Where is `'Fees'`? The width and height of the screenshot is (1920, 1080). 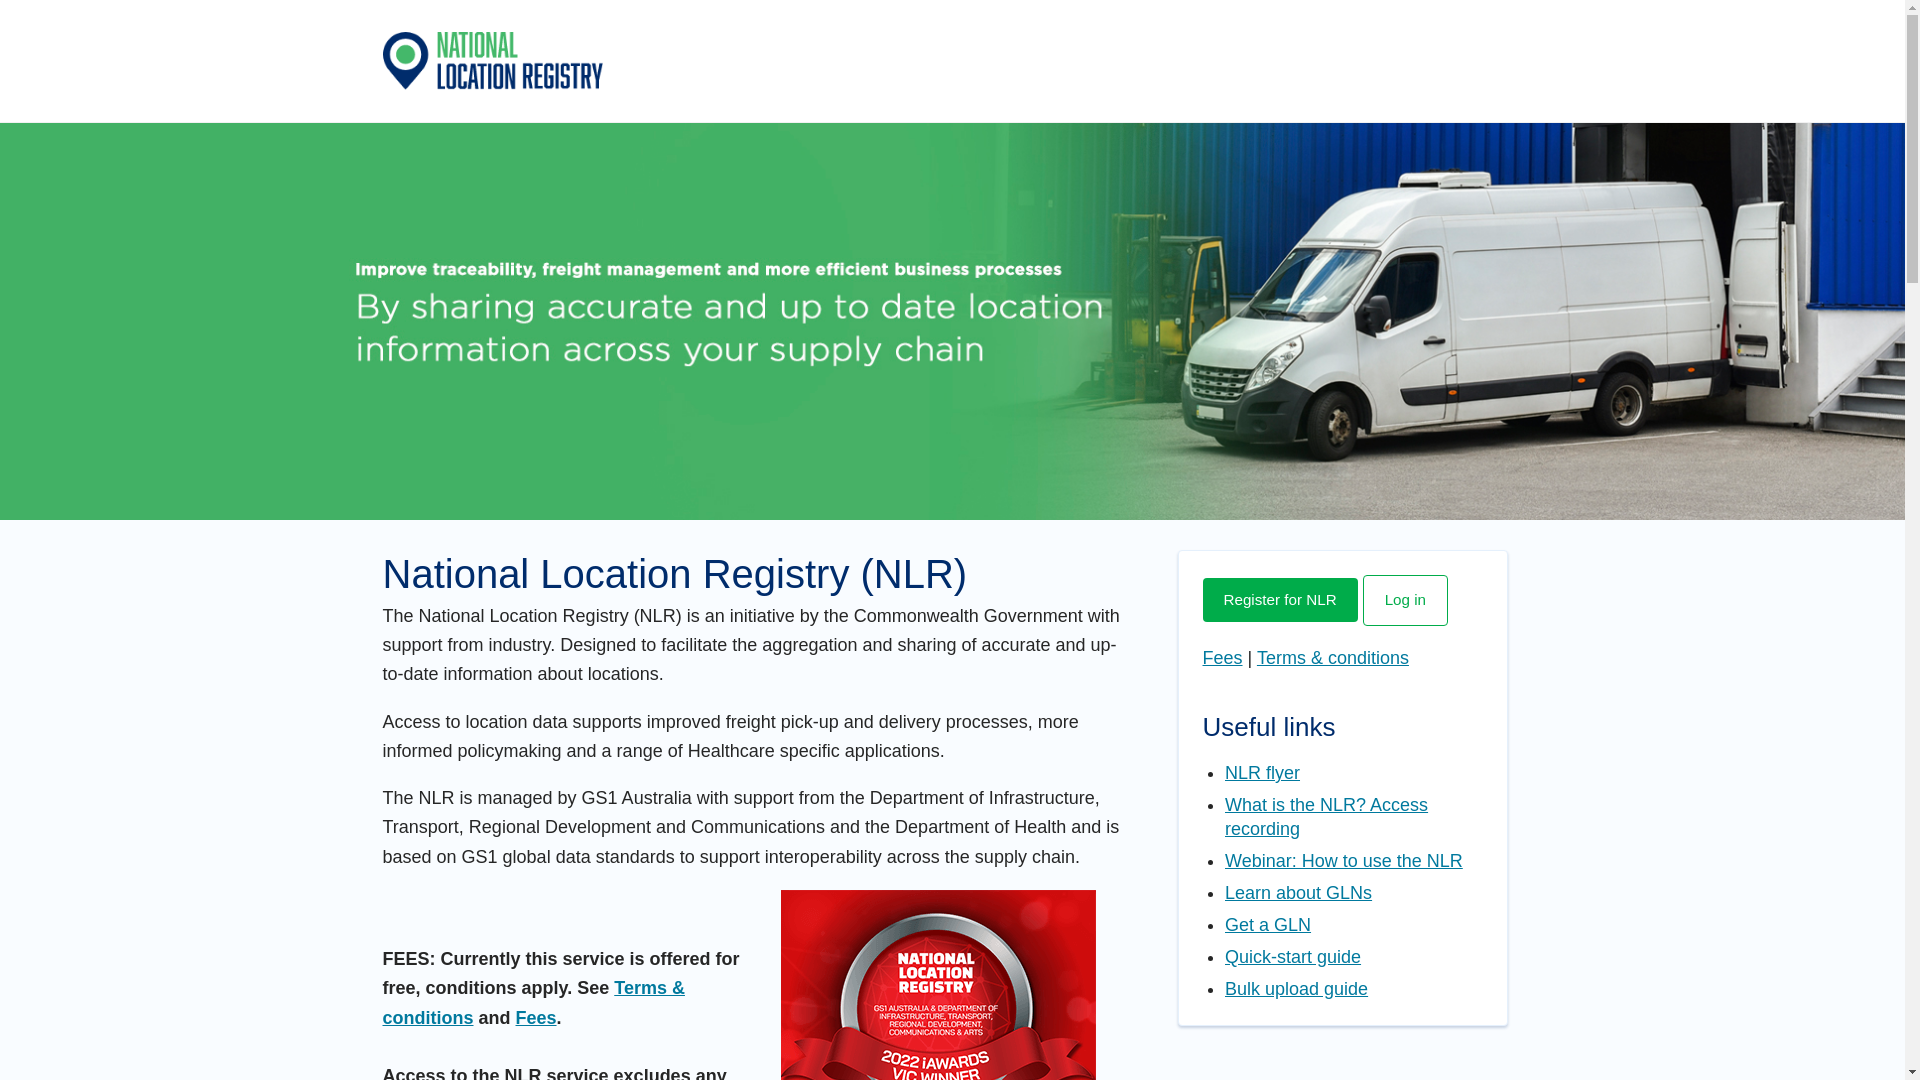
'Fees' is located at coordinates (536, 1018).